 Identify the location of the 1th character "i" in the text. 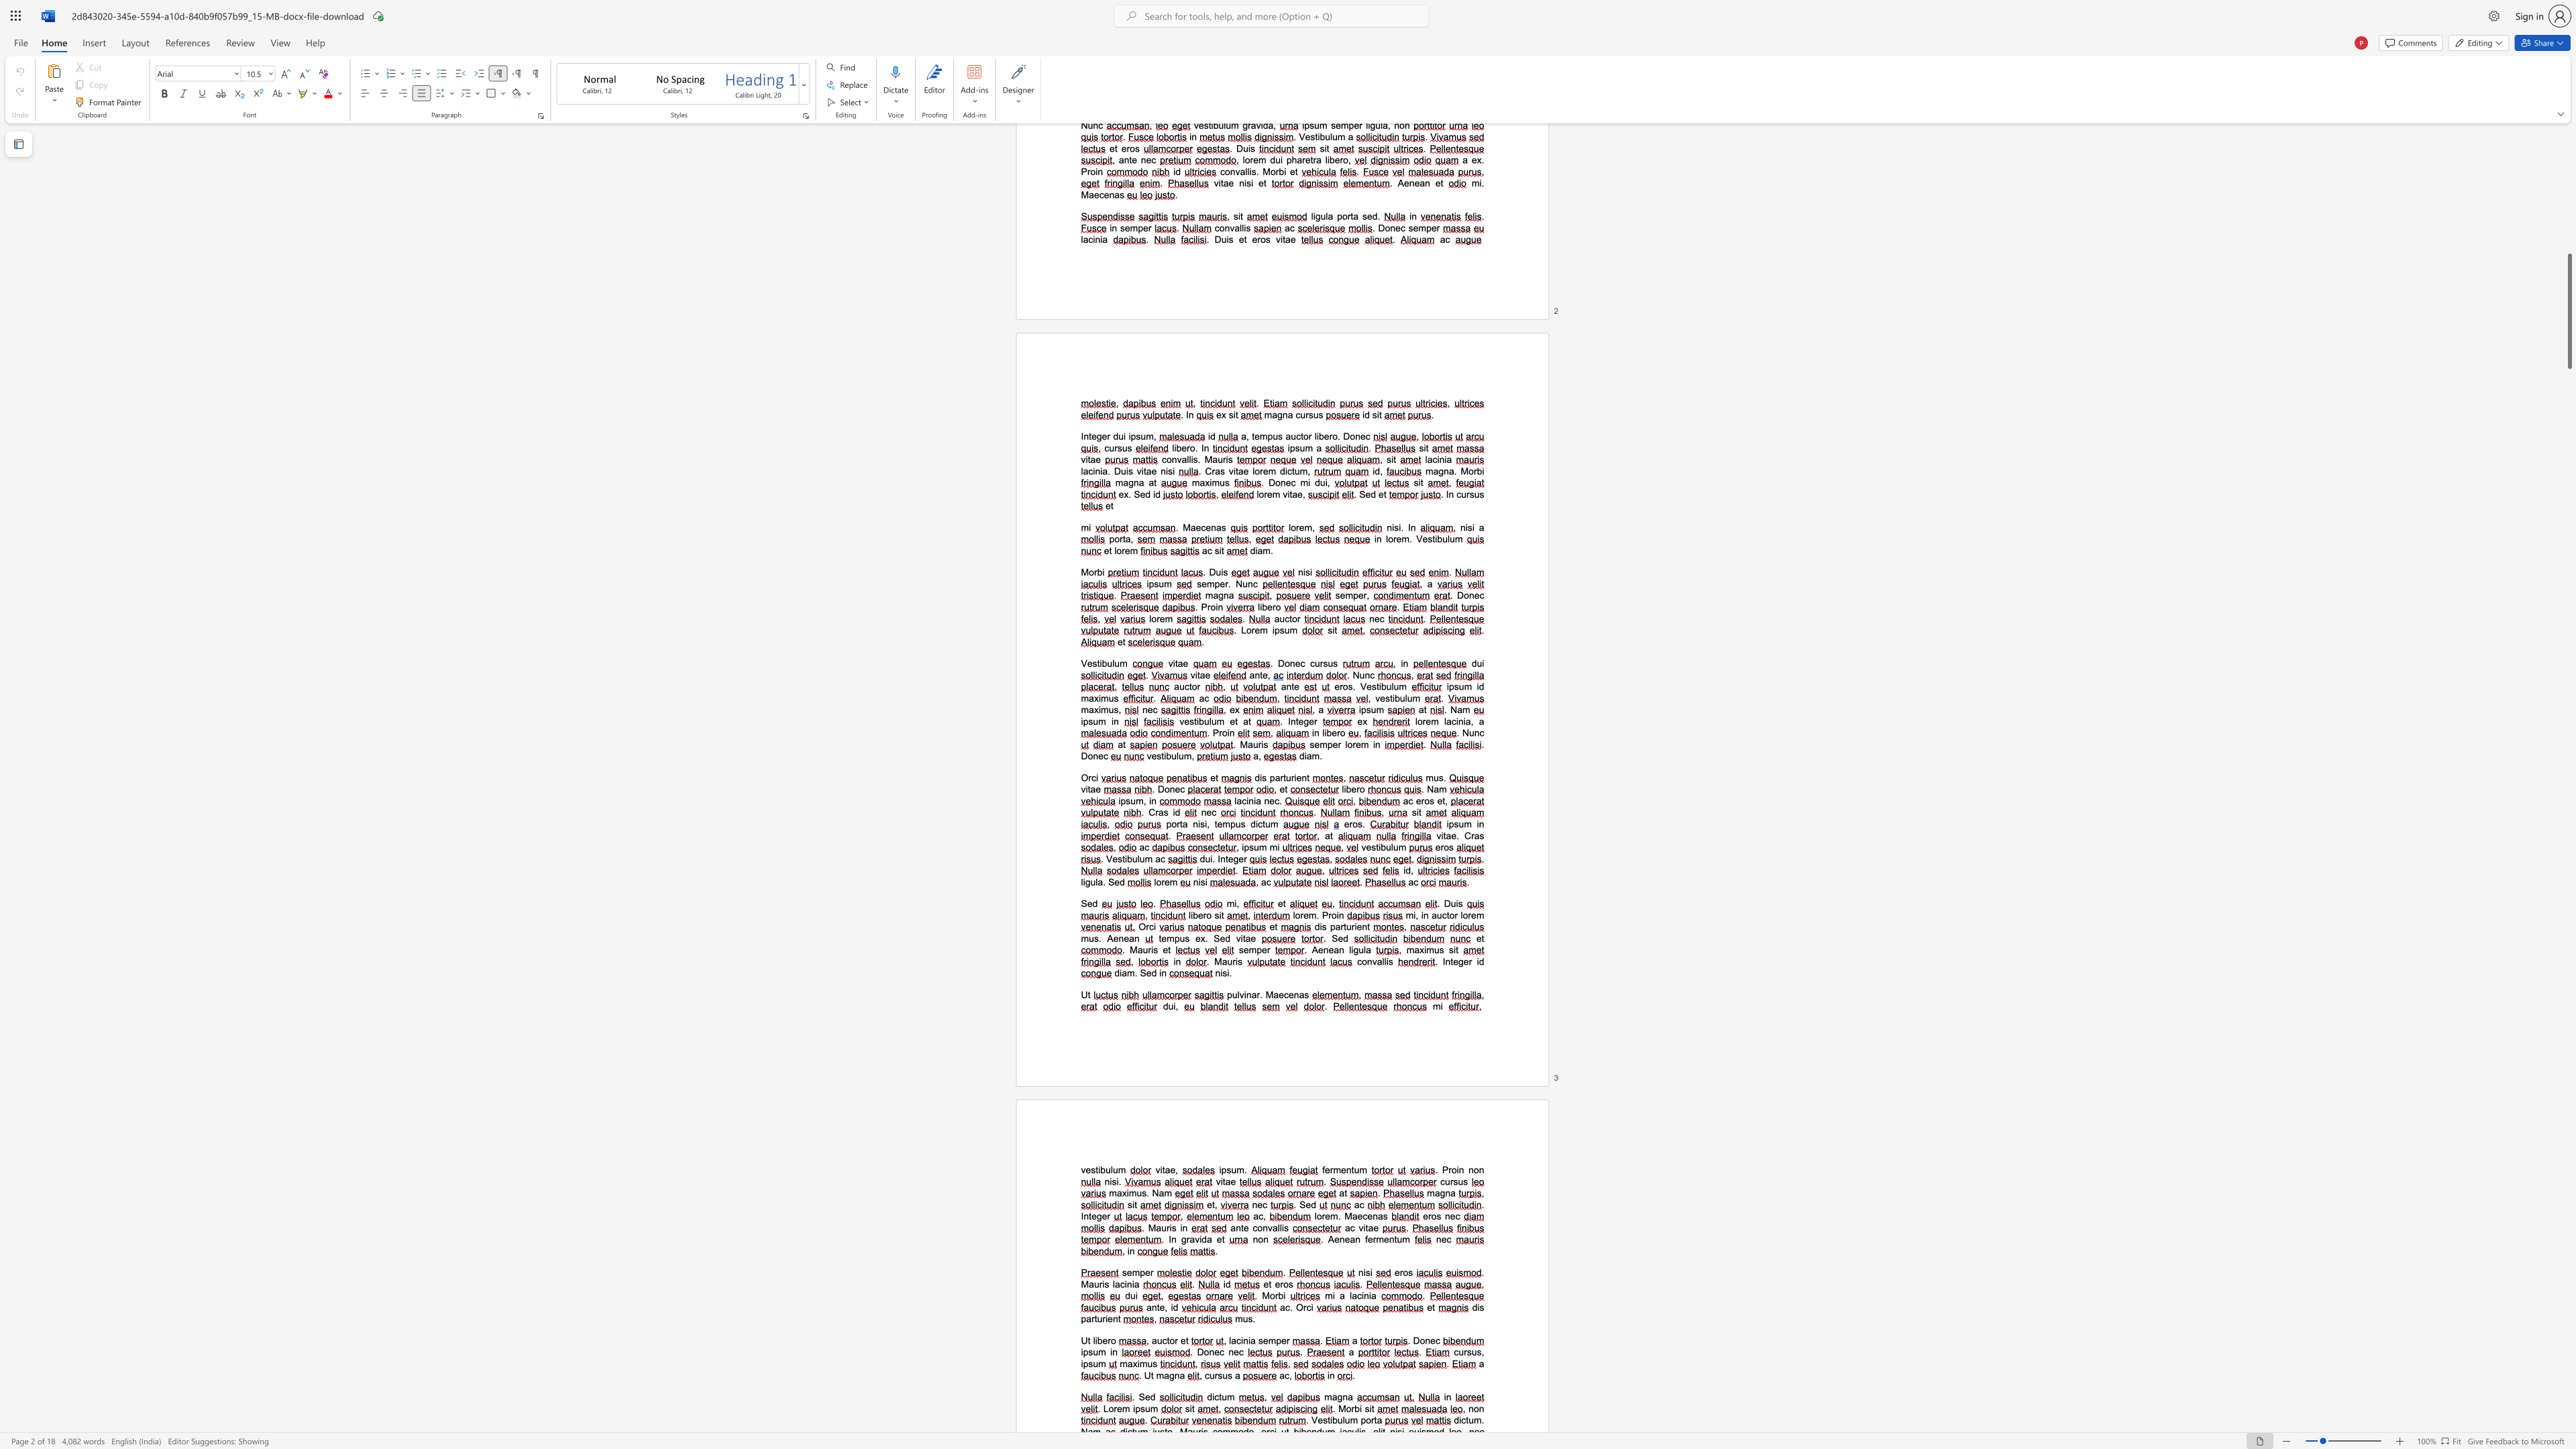
(1200, 1238).